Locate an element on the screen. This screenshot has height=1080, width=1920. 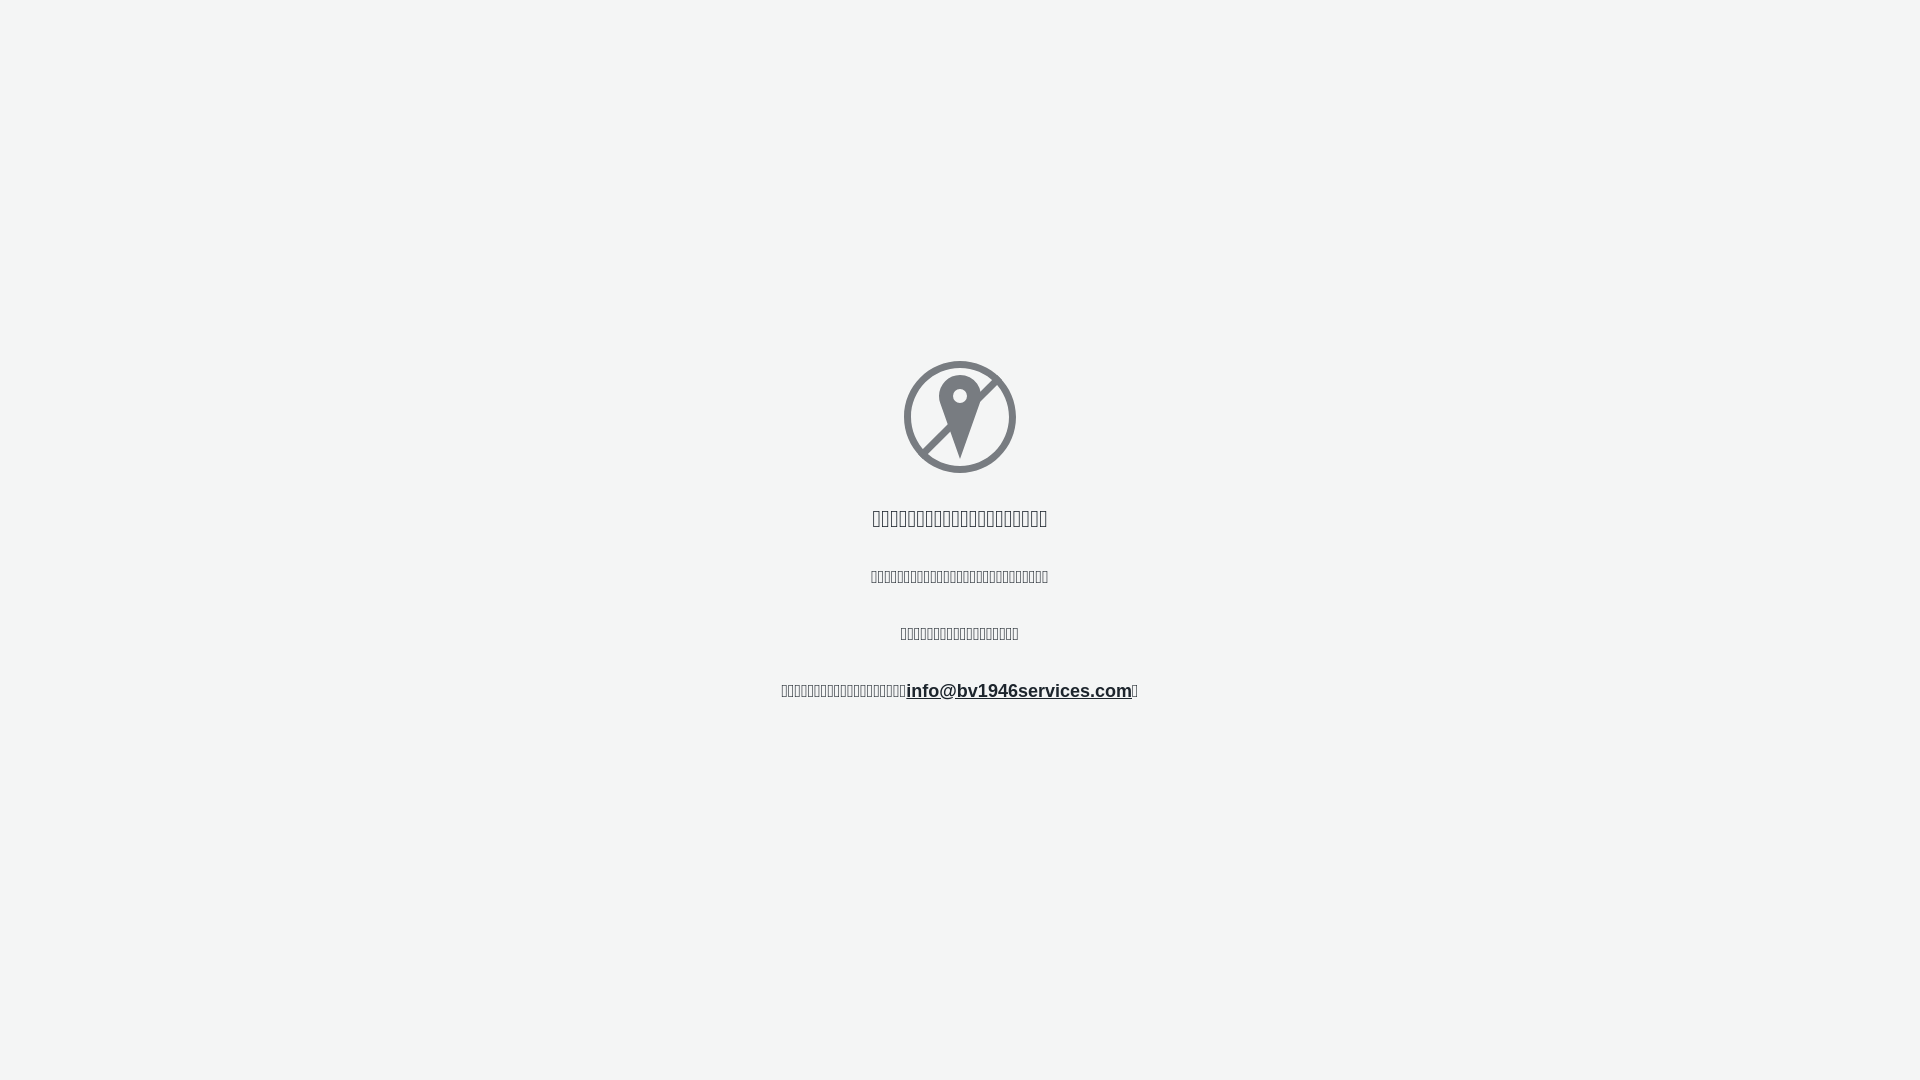
'info@bv1946services.com' is located at coordinates (905, 689).